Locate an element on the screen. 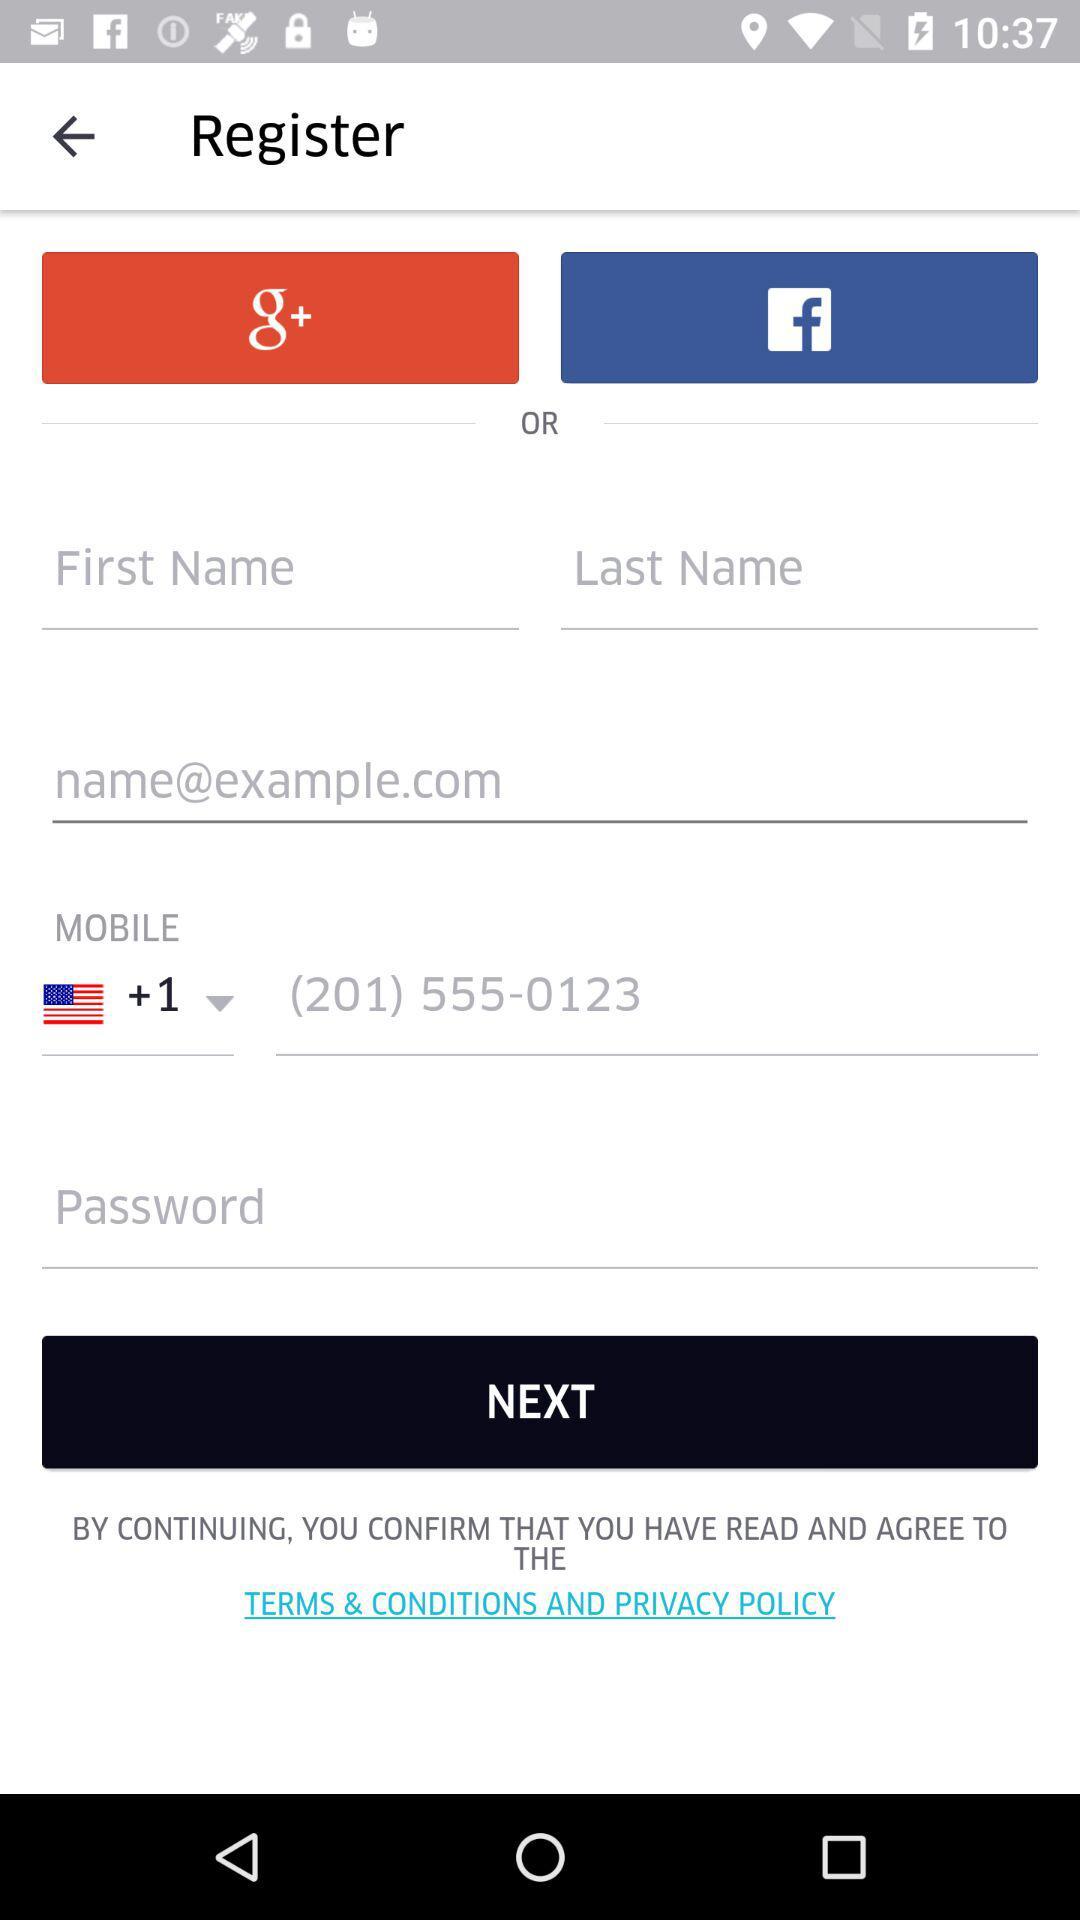 The image size is (1080, 1920). mail address is located at coordinates (540, 790).